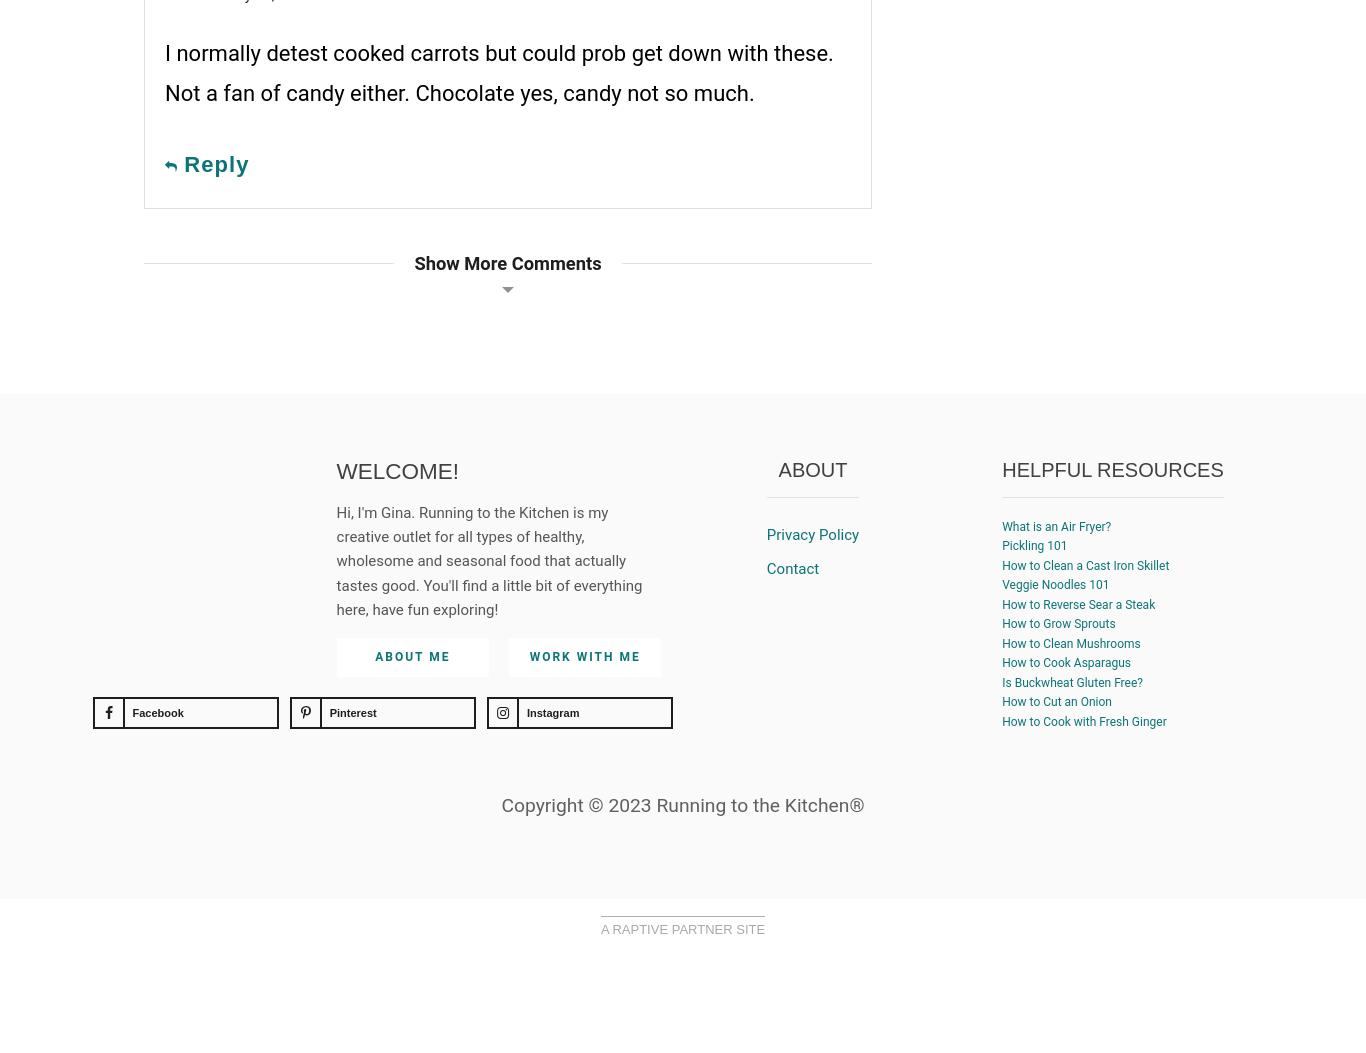  Describe the element at coordinates (681, 805) in the screenshot. I see `'Copyright © 2023 Running to the Kitchen®'` at that location.